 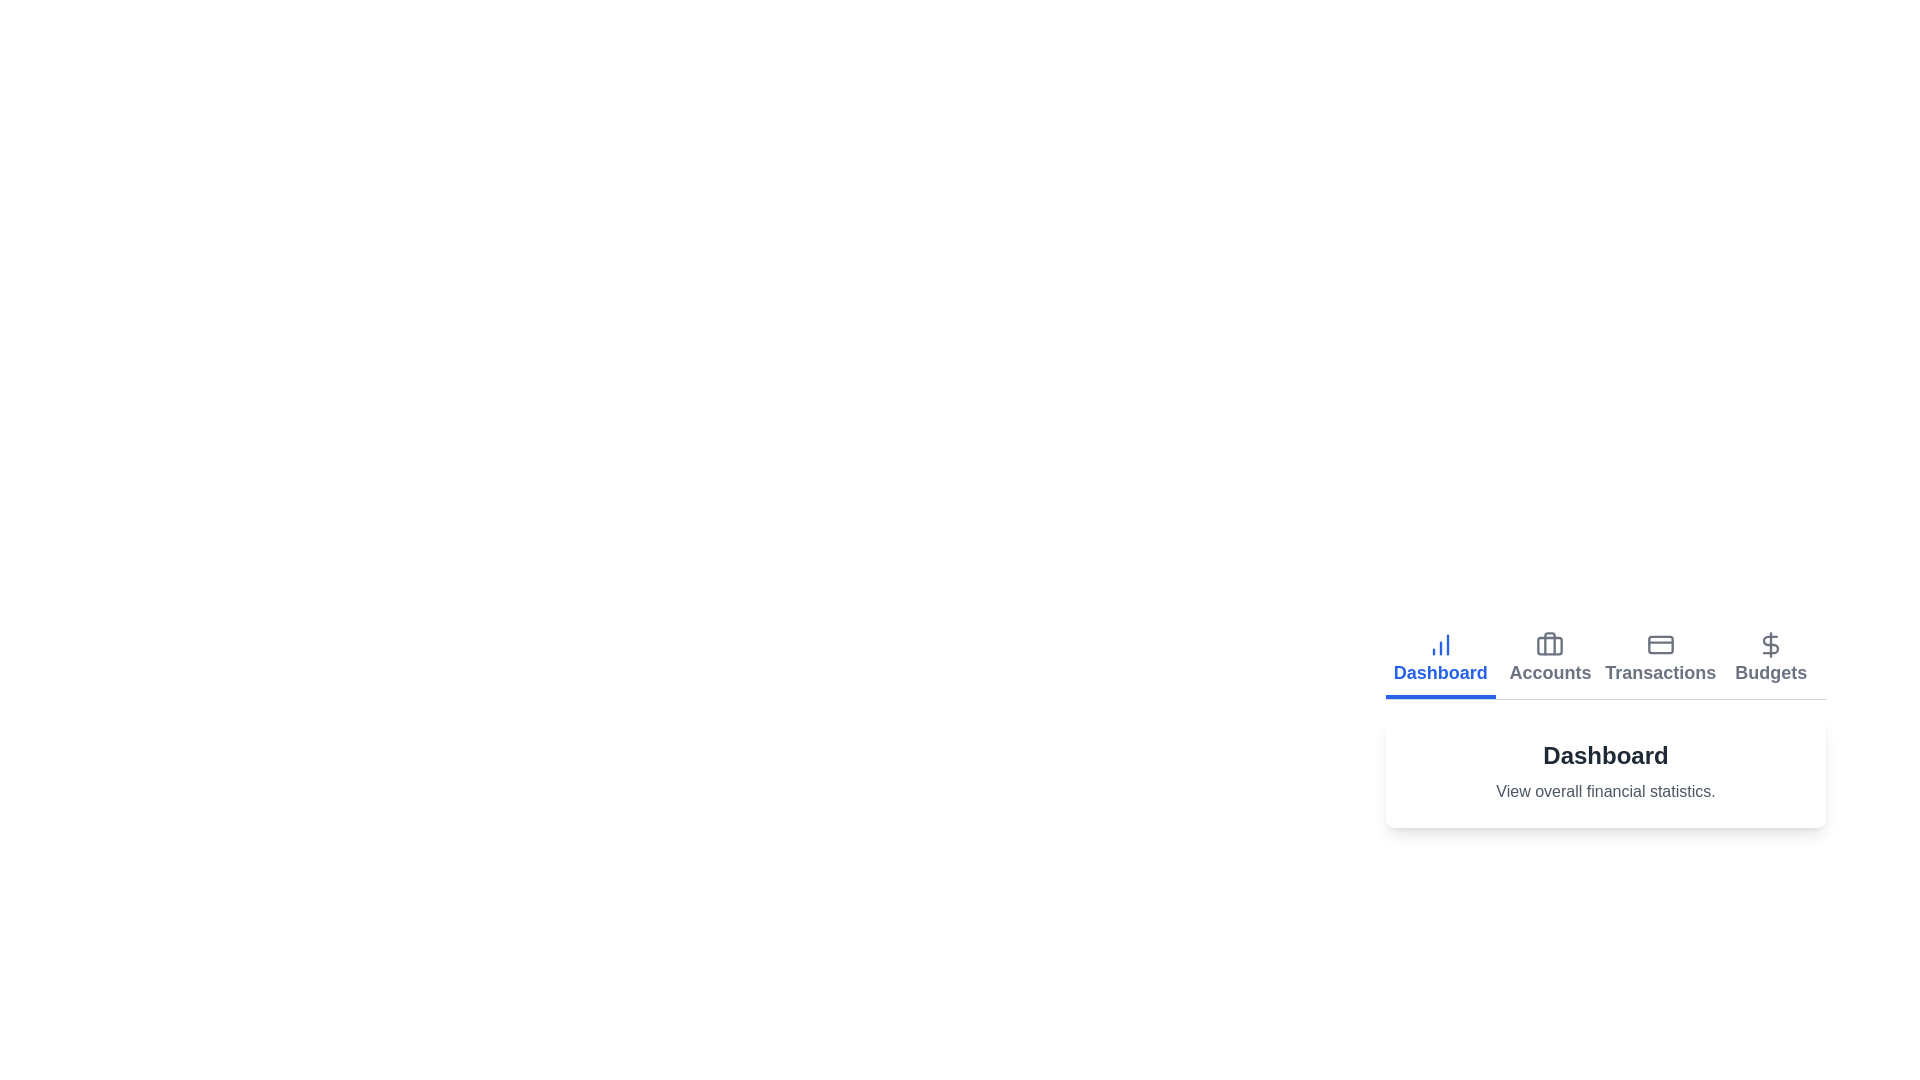 I want to click on the Accounts tab, so click(x=1549, y=660).